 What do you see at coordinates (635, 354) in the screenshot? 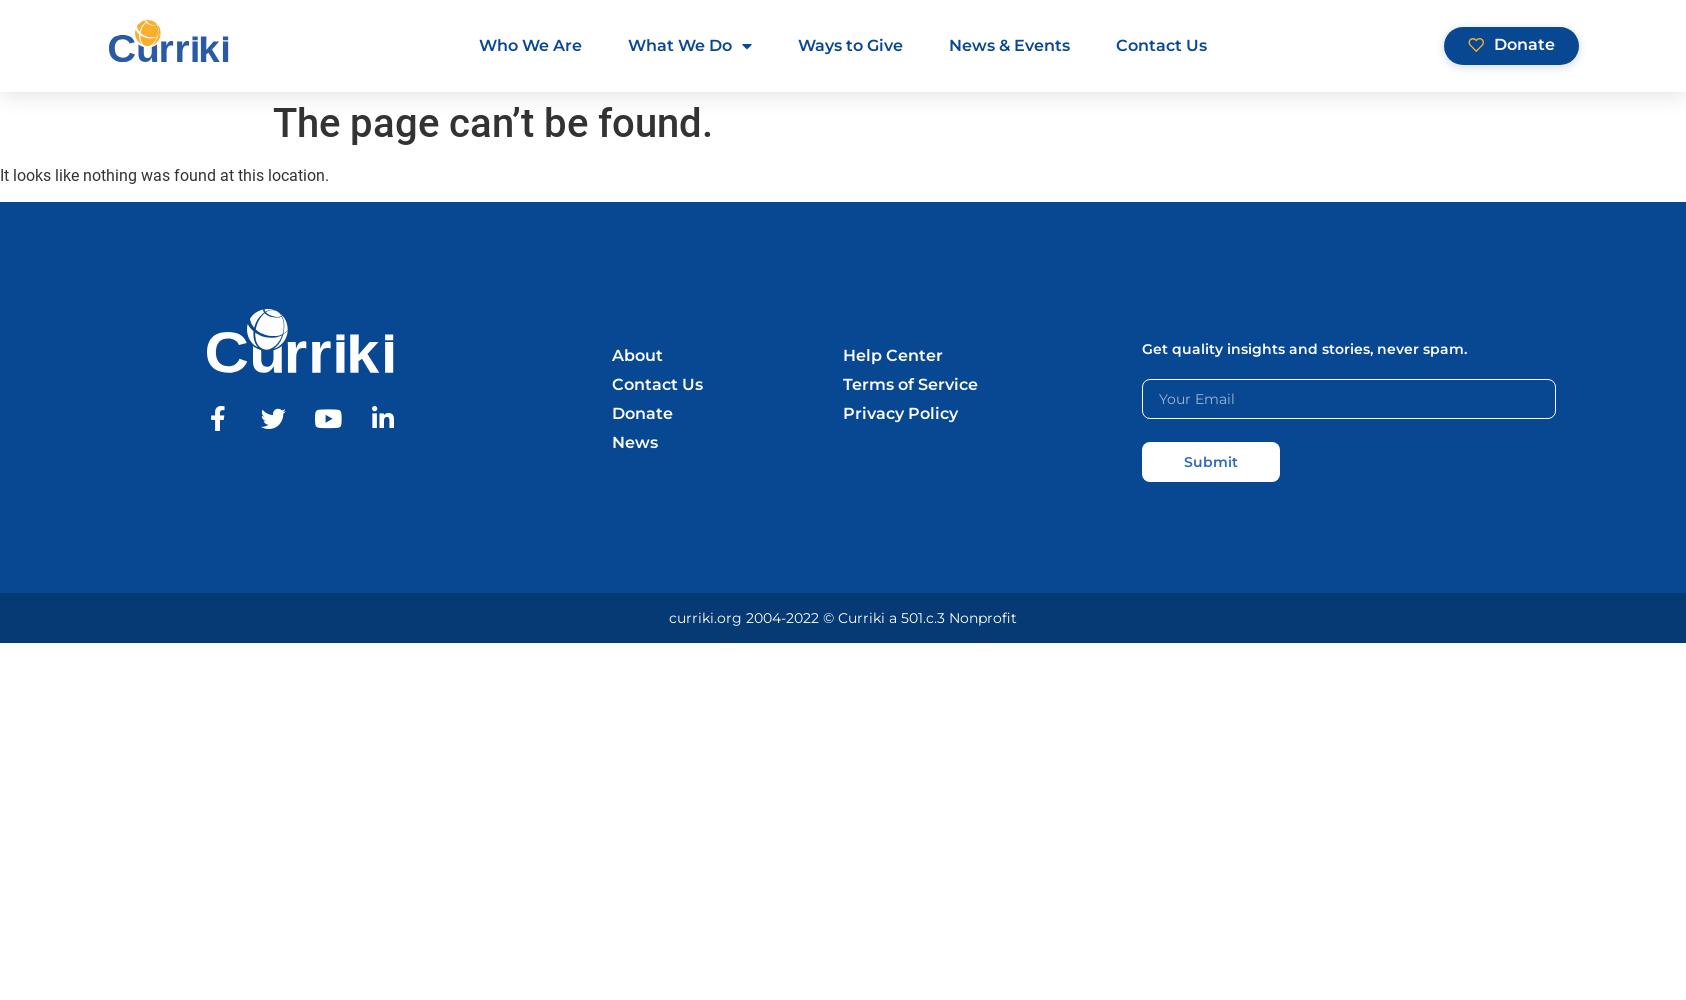
I see `'About'` at bounding box center [635, 354].